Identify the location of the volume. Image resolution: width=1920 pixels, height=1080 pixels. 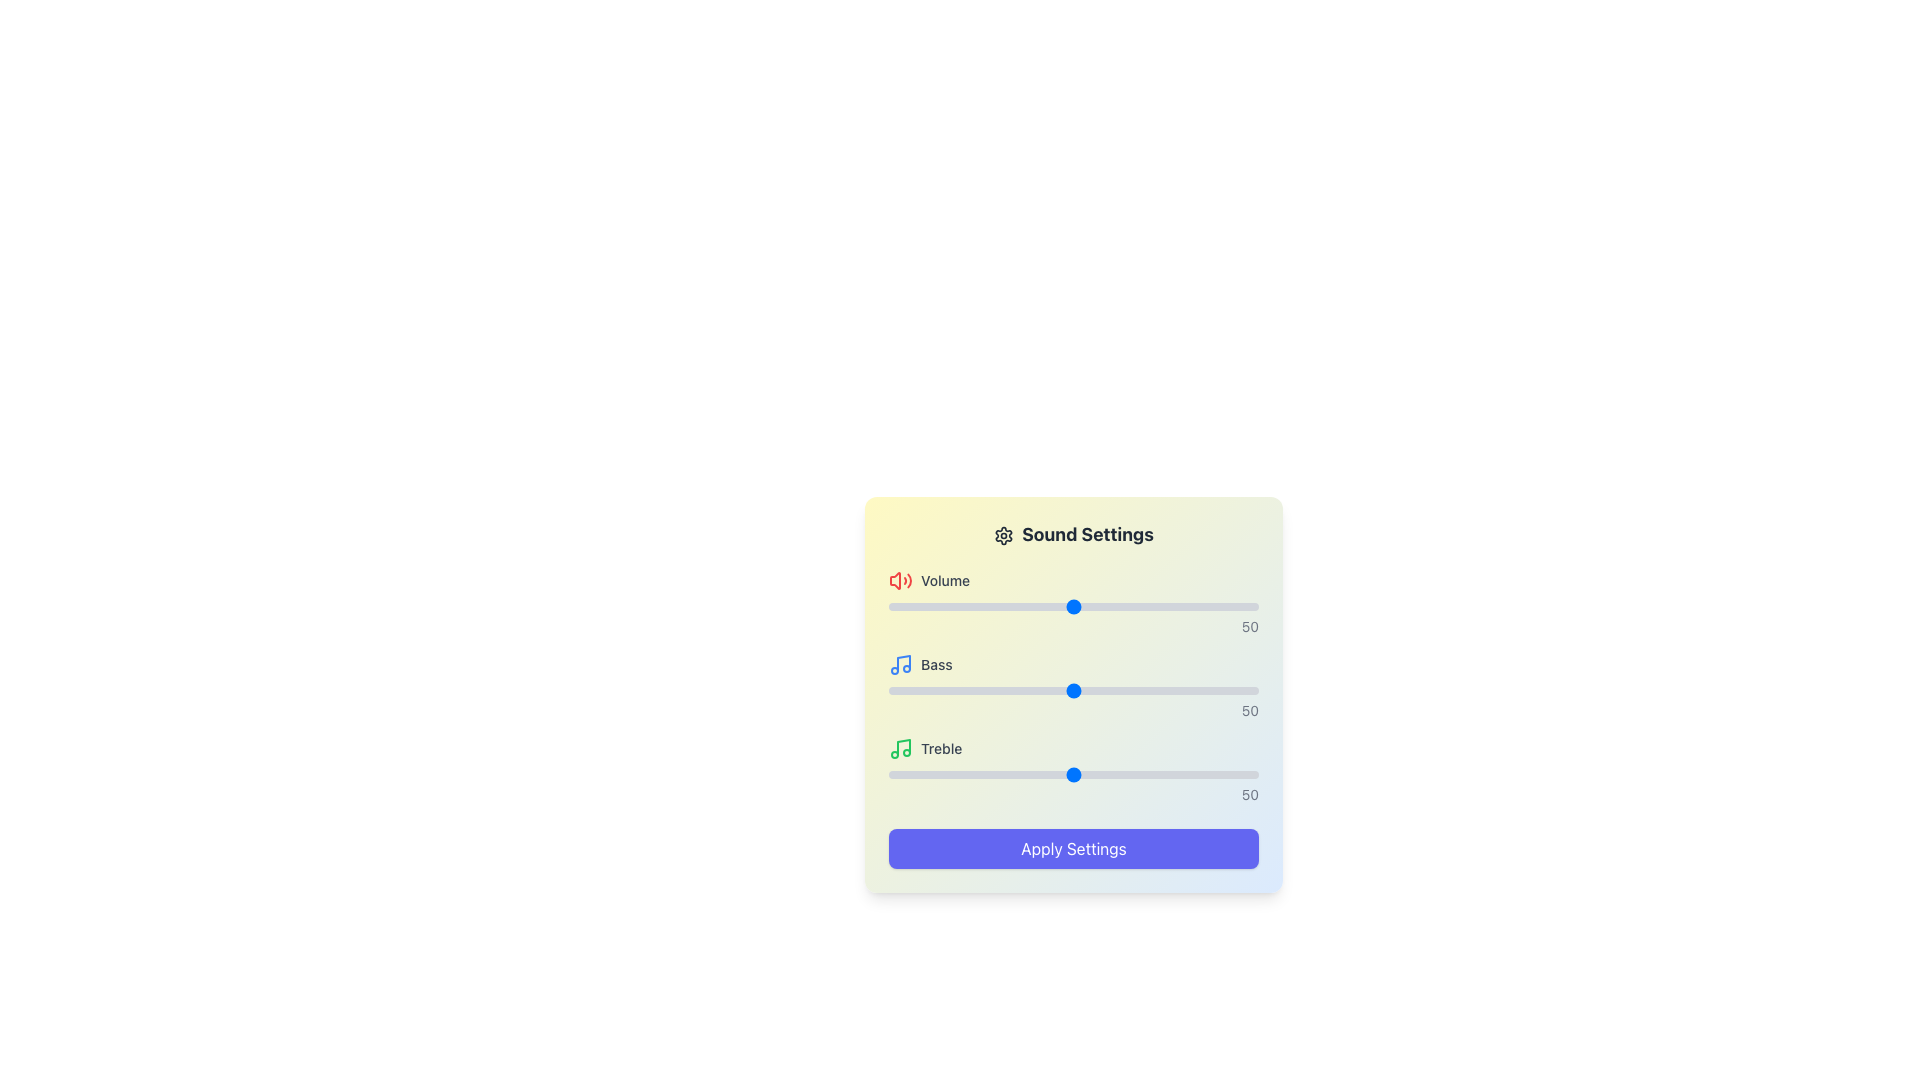
(917, 605).